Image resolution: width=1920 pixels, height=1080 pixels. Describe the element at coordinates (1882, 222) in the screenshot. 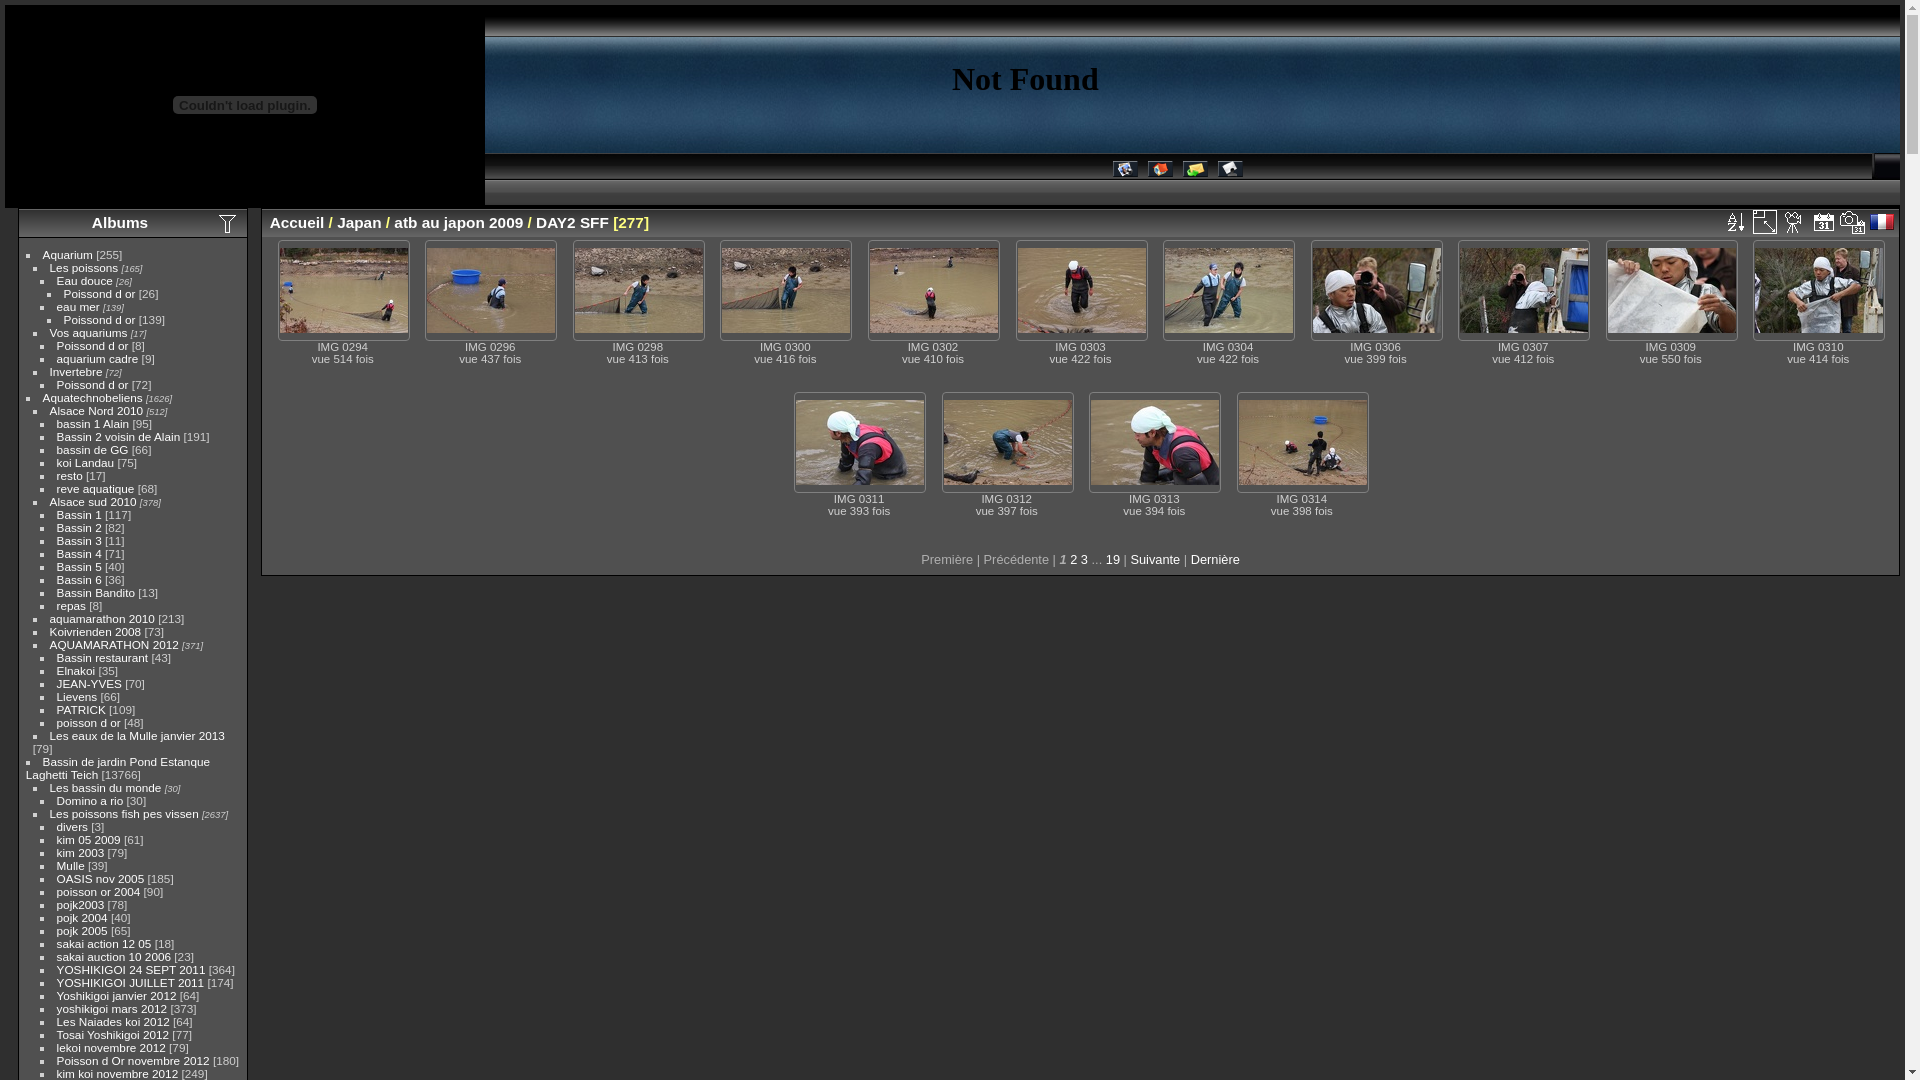

I see `' '` at that location.